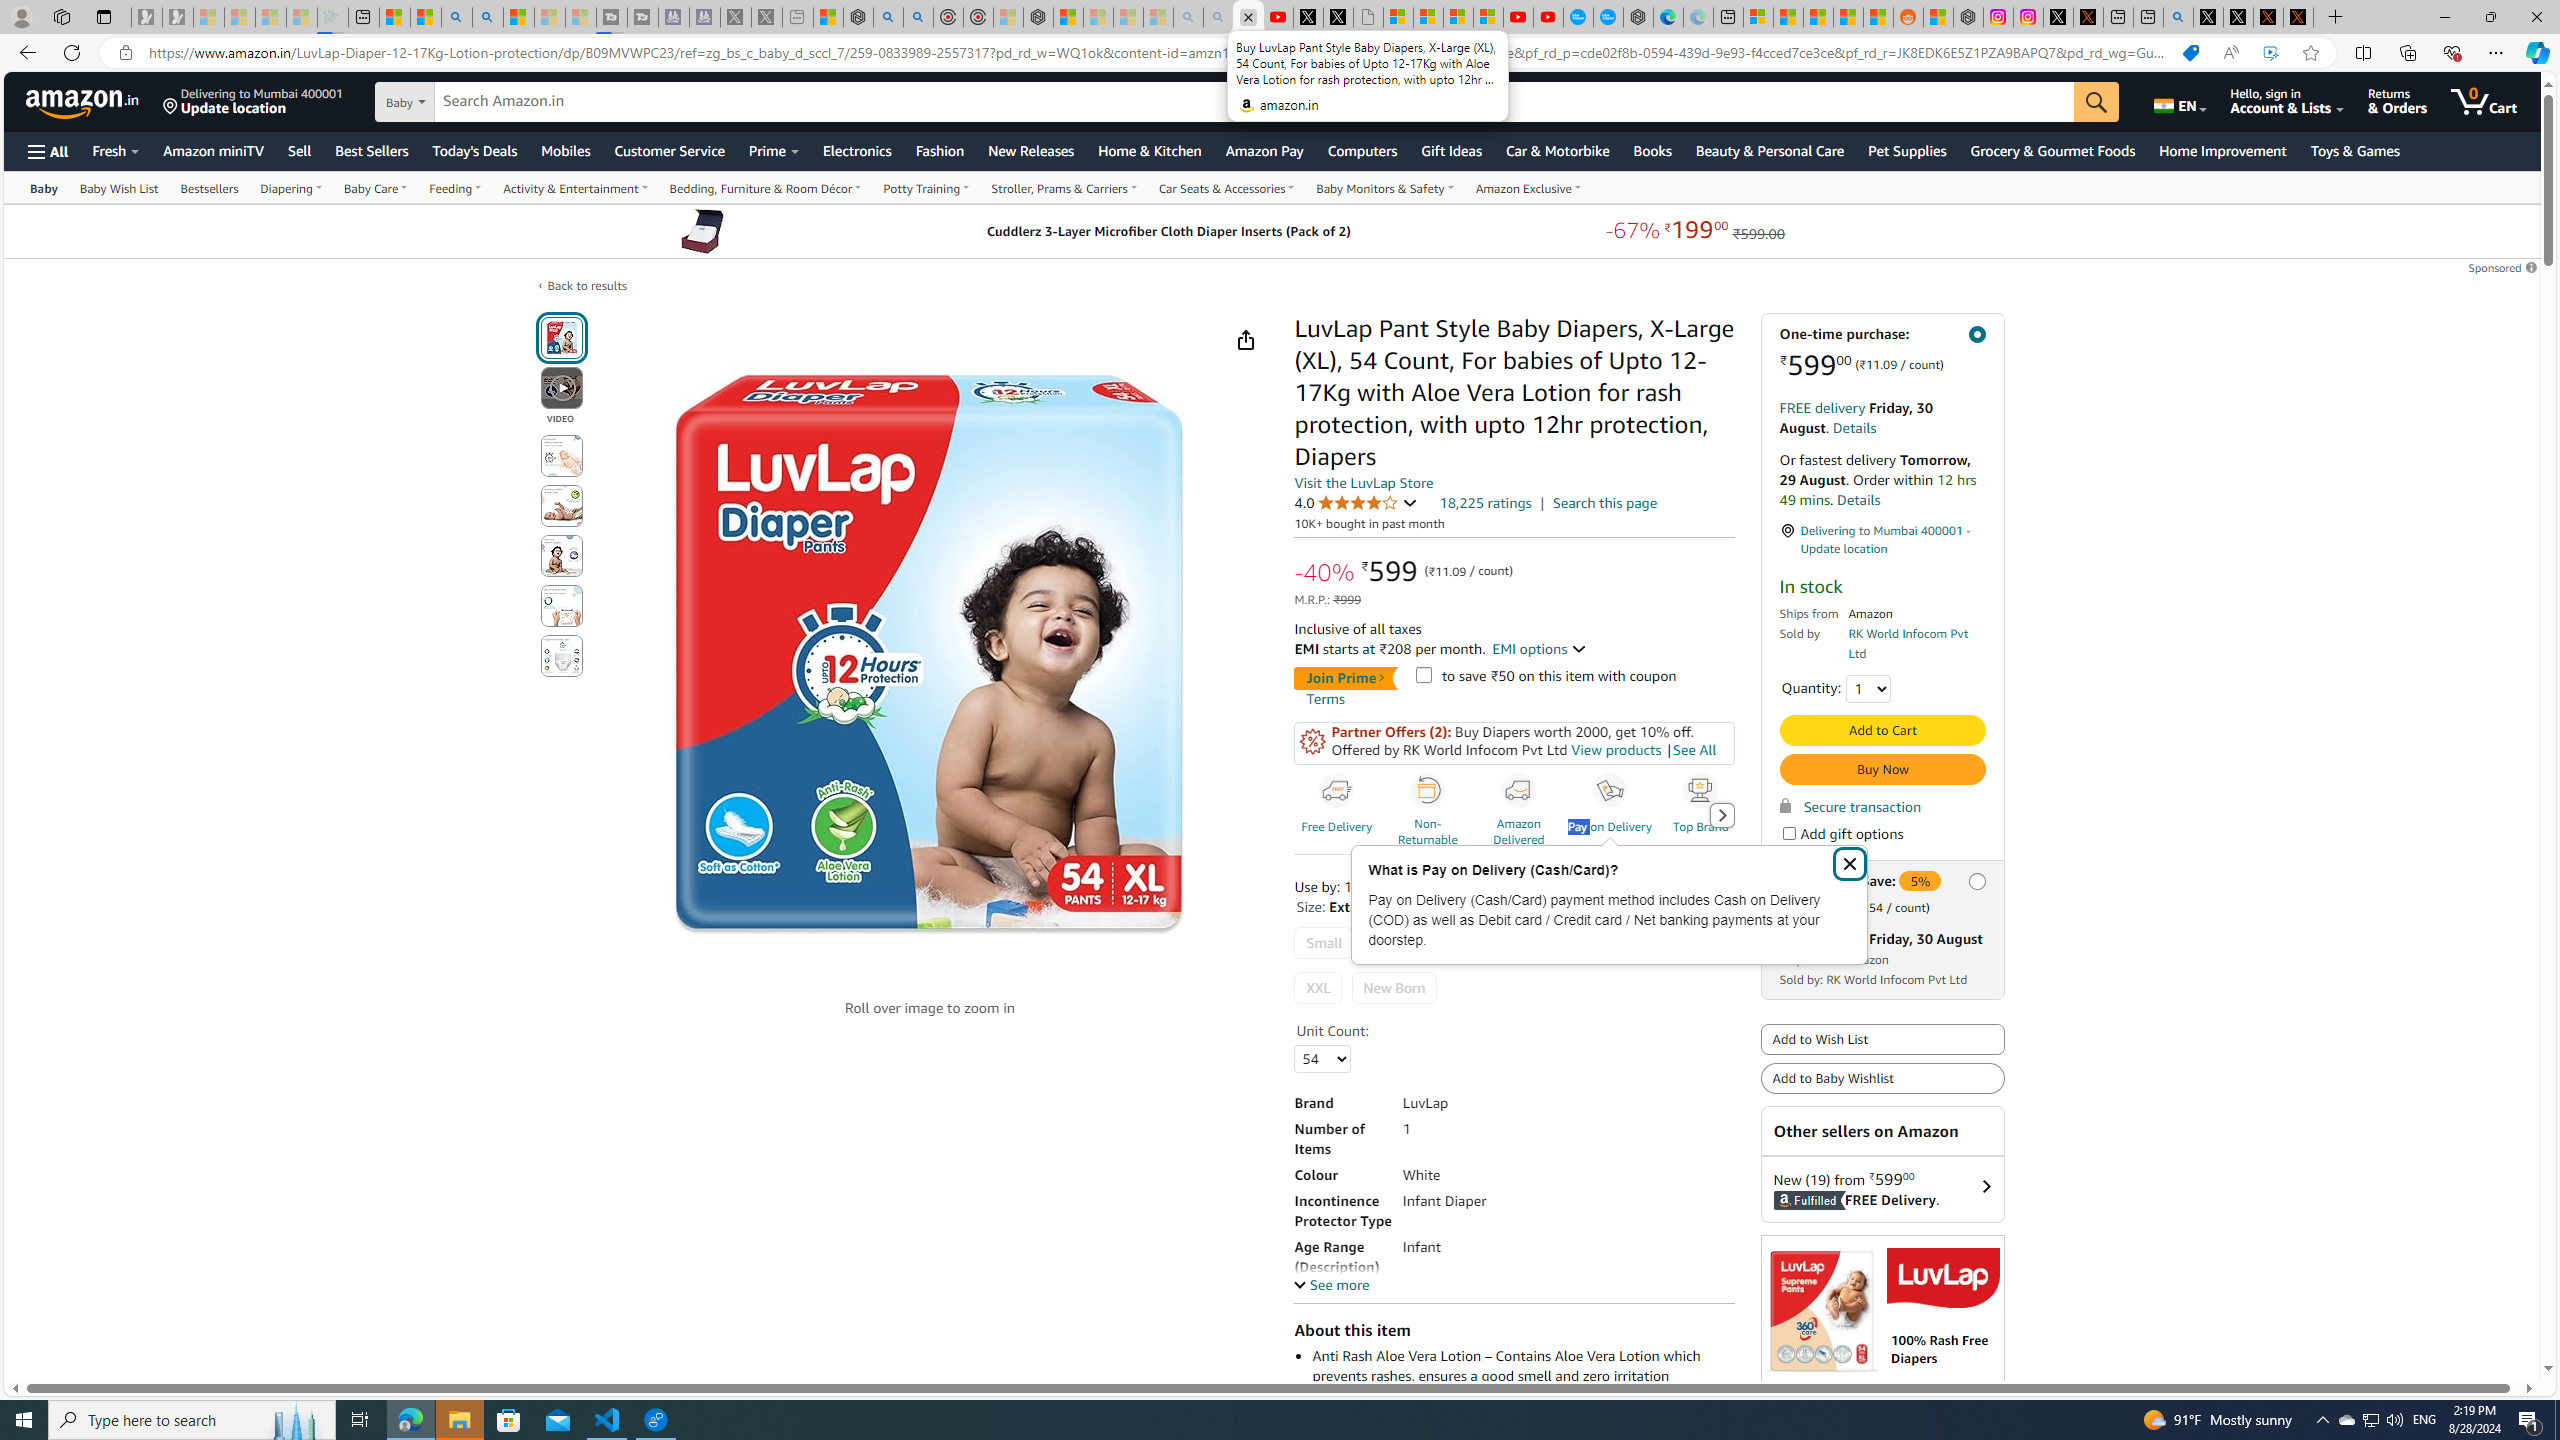 Image resolution: width=2560 pixels, height=1440 pixels. What do you see at coordinates (1548, 16) in the screenshot?
I see `'YouTube Kids - An App Created for Kids to Explore Content'` at bounding box center [1548, 16].